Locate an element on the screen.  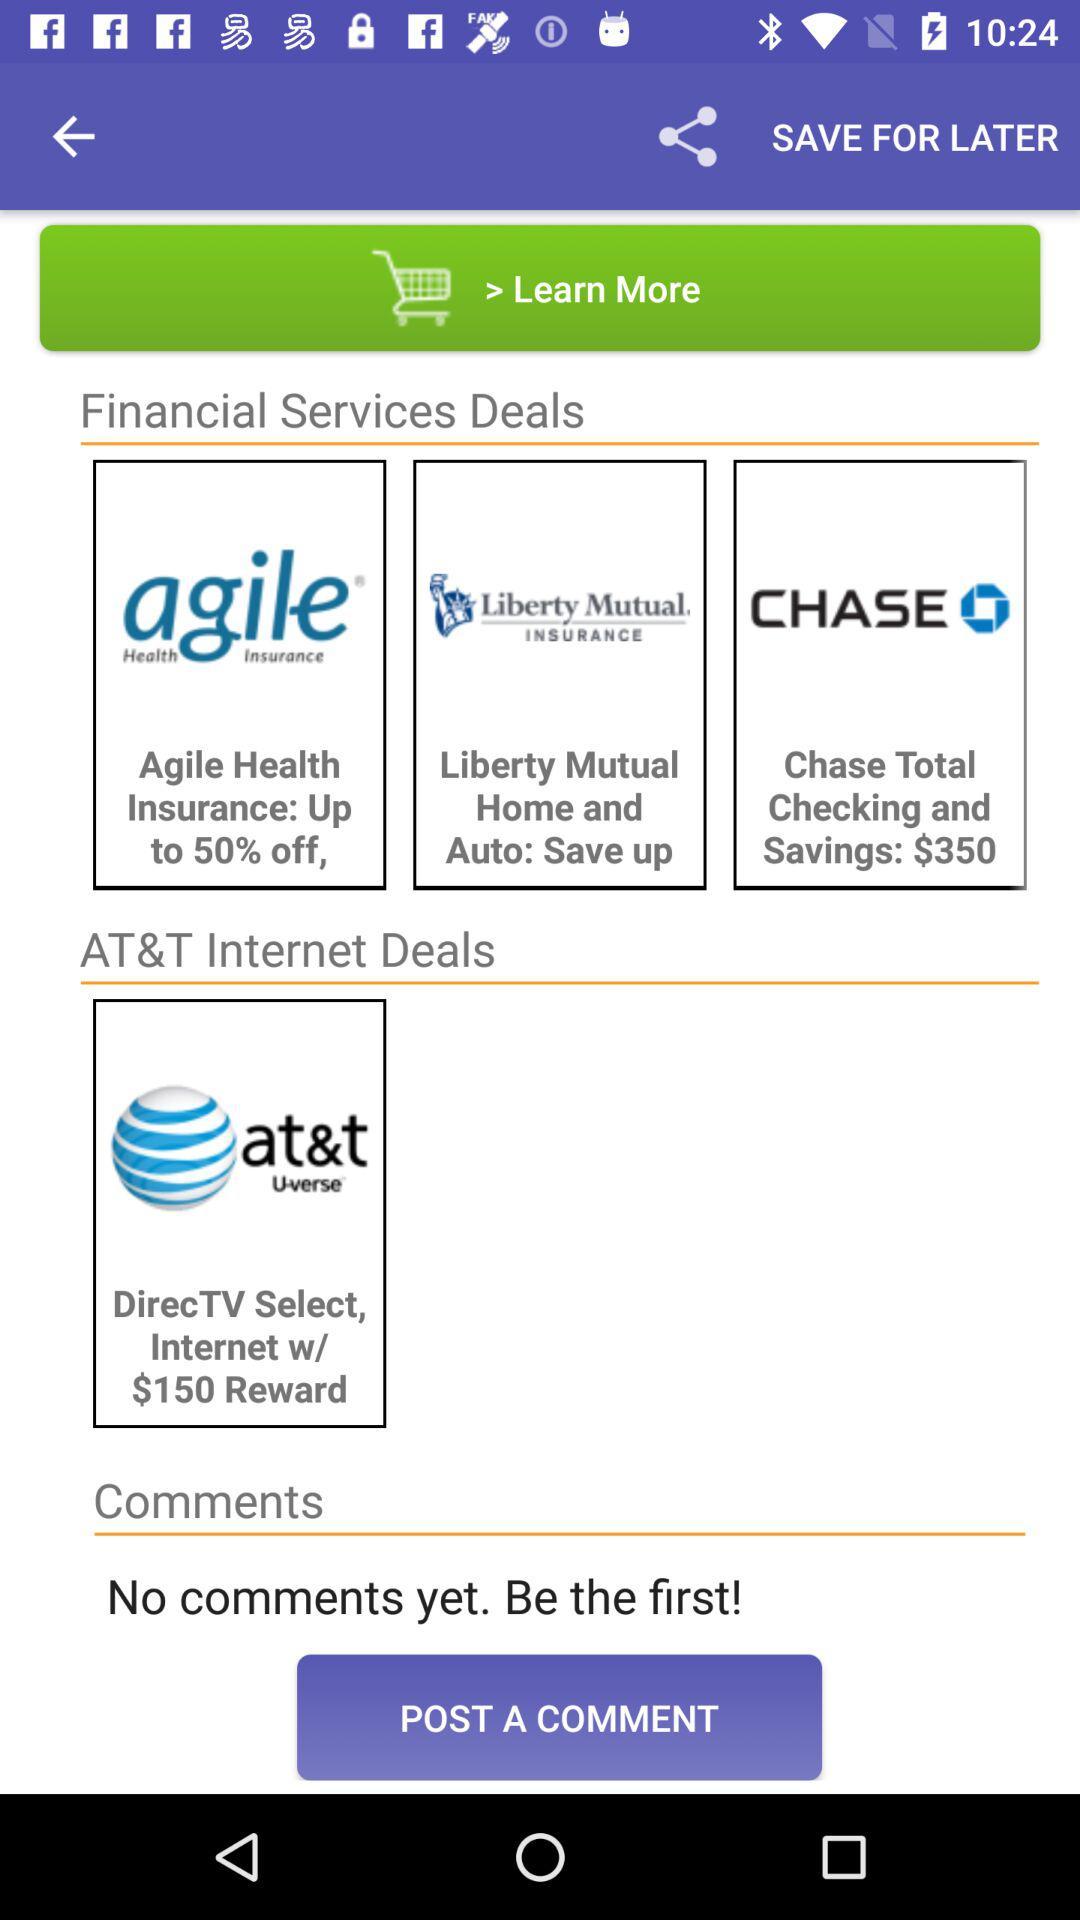
the item above the financial services deals item is located at coordinates (540, 287).